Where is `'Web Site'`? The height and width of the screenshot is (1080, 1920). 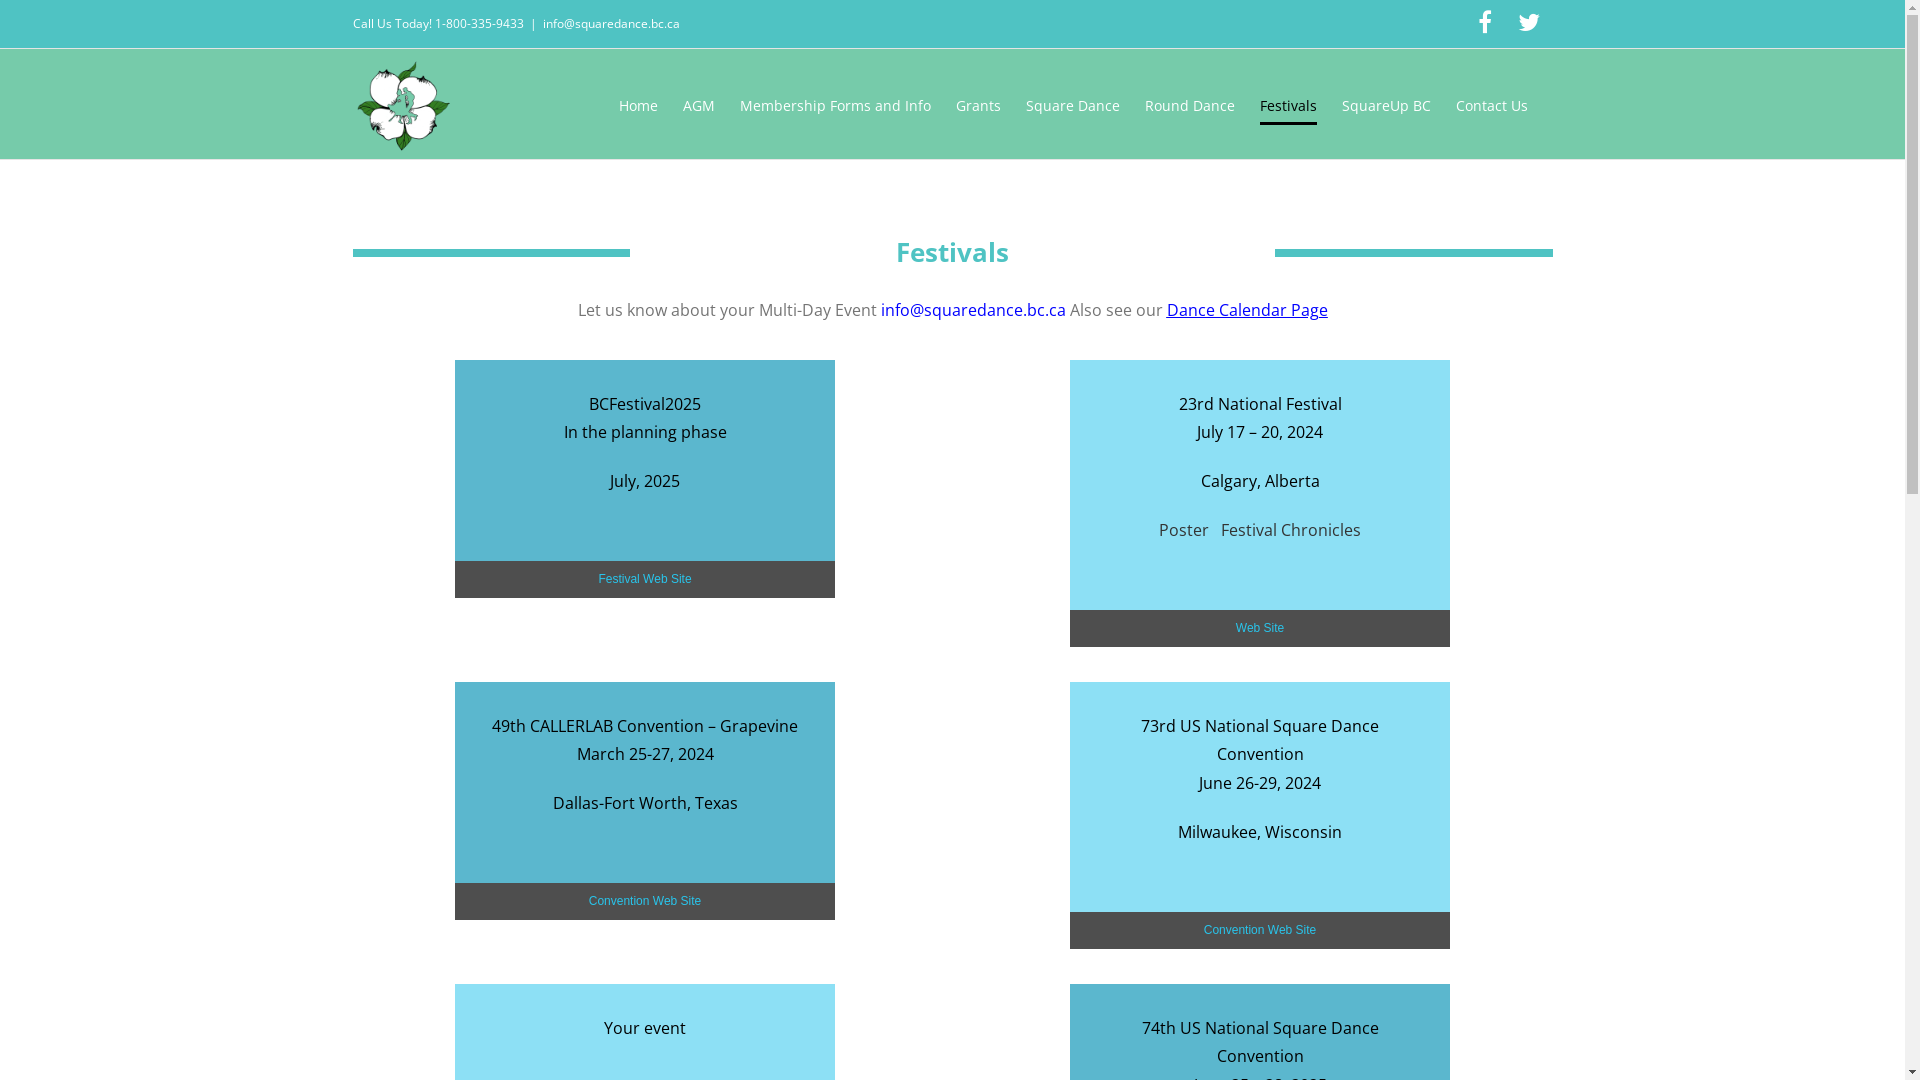 'Web Site' is located at coordinates (1258, 627).